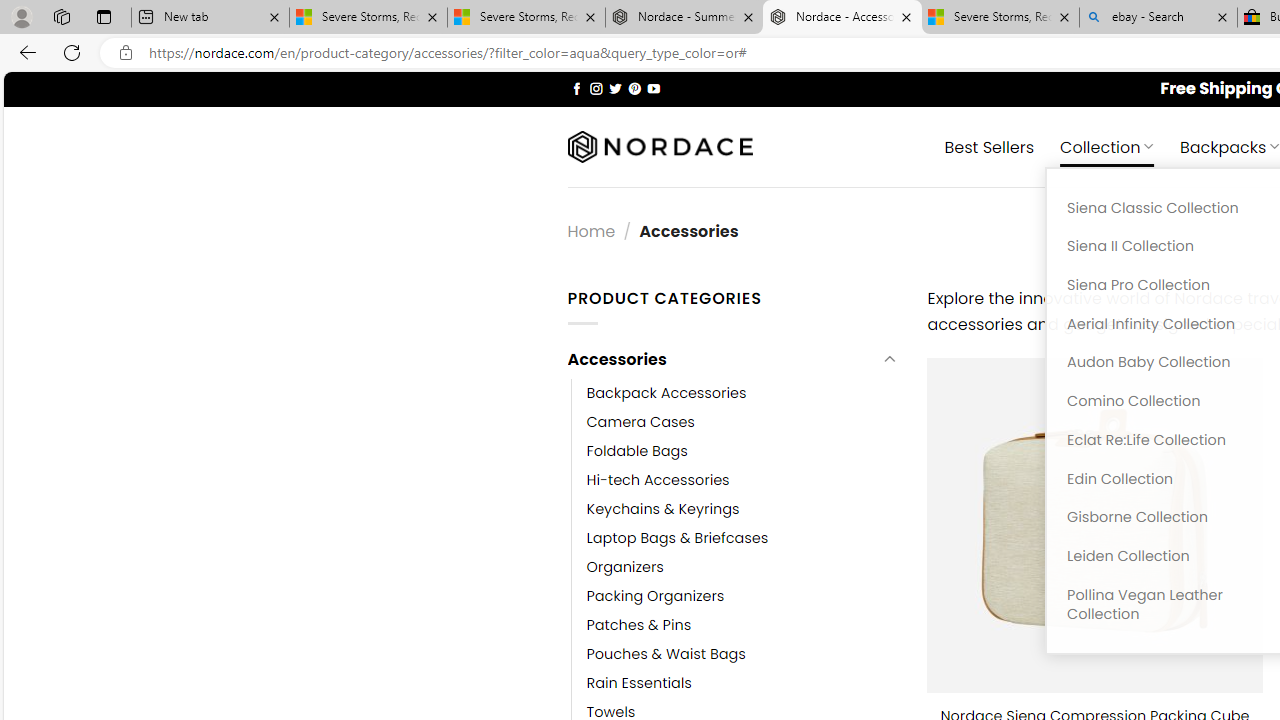 The height and width of the screenshot is (720, 1280). Describe the element at coordinates (842, 17) in the screenshot. I see `'Nordace - Accessories'` at that location.